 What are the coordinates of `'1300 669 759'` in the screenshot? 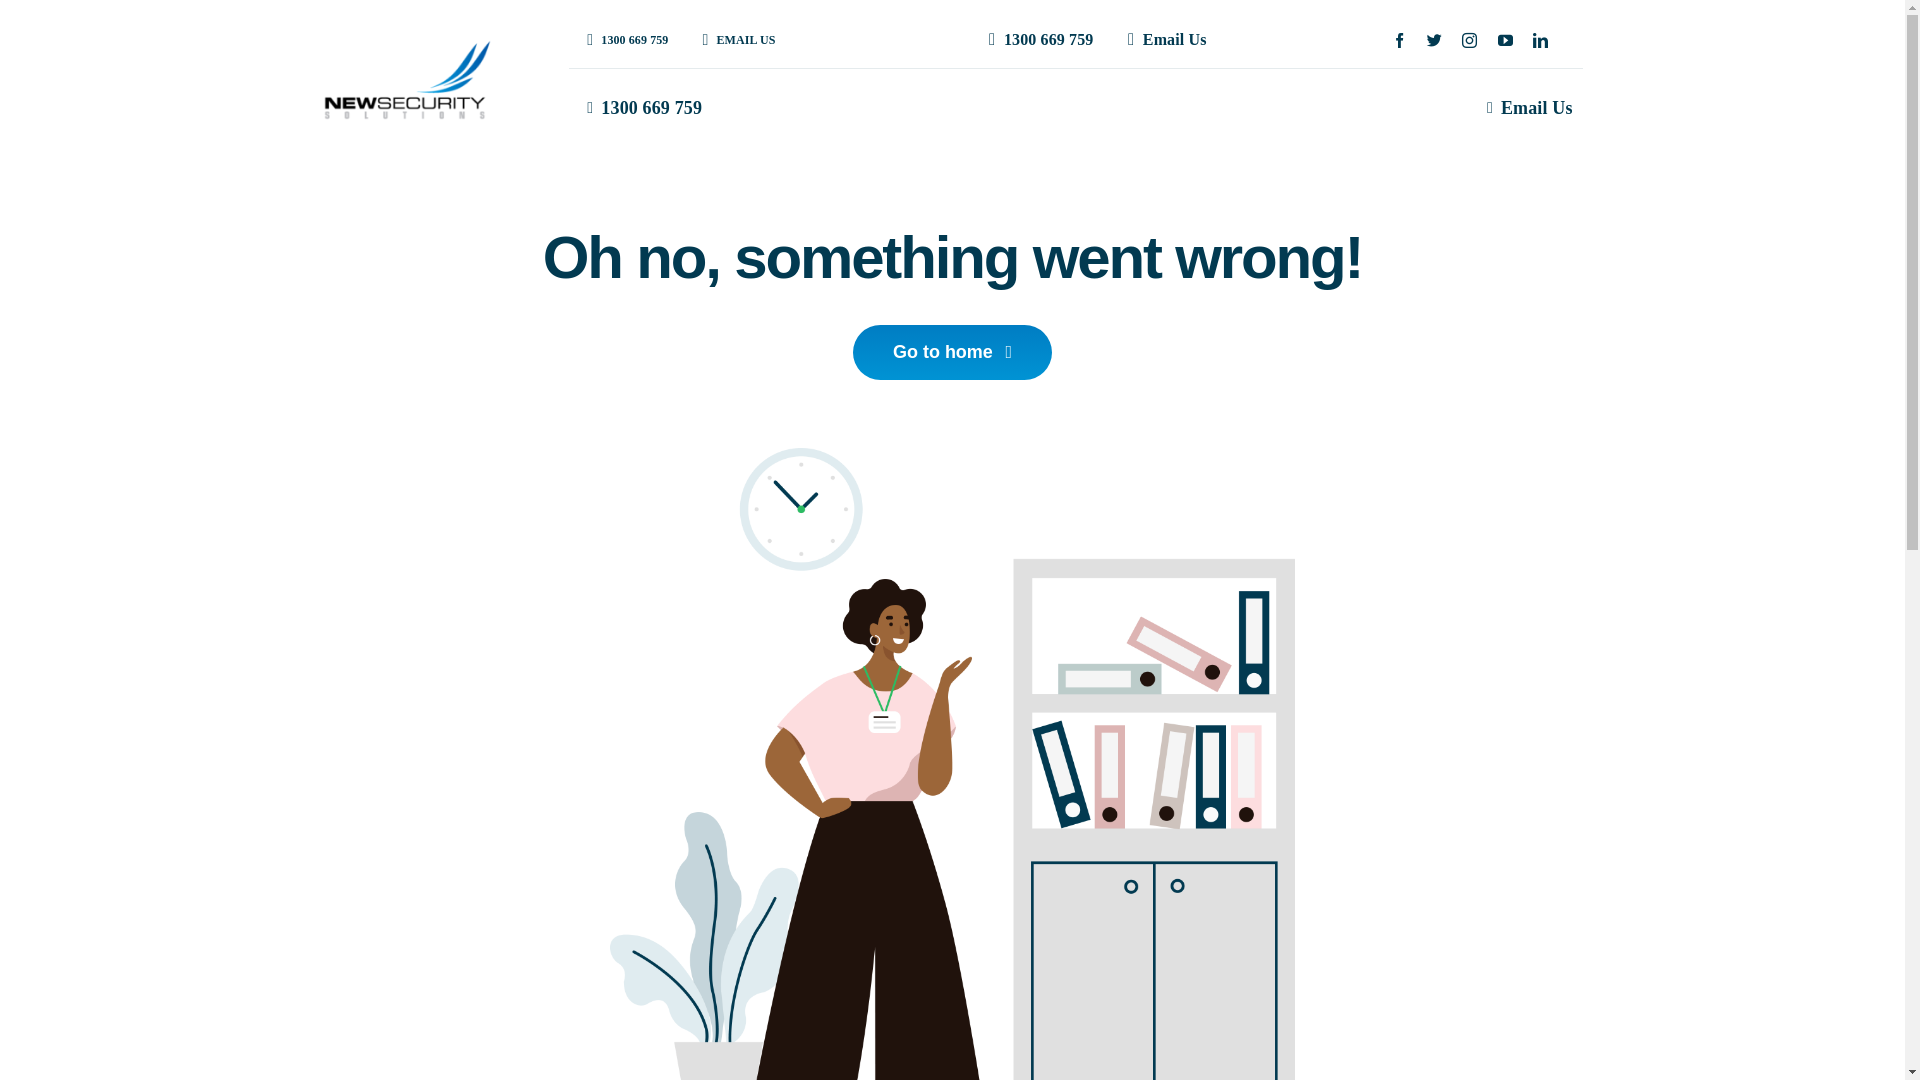 It's located at (640, 108).